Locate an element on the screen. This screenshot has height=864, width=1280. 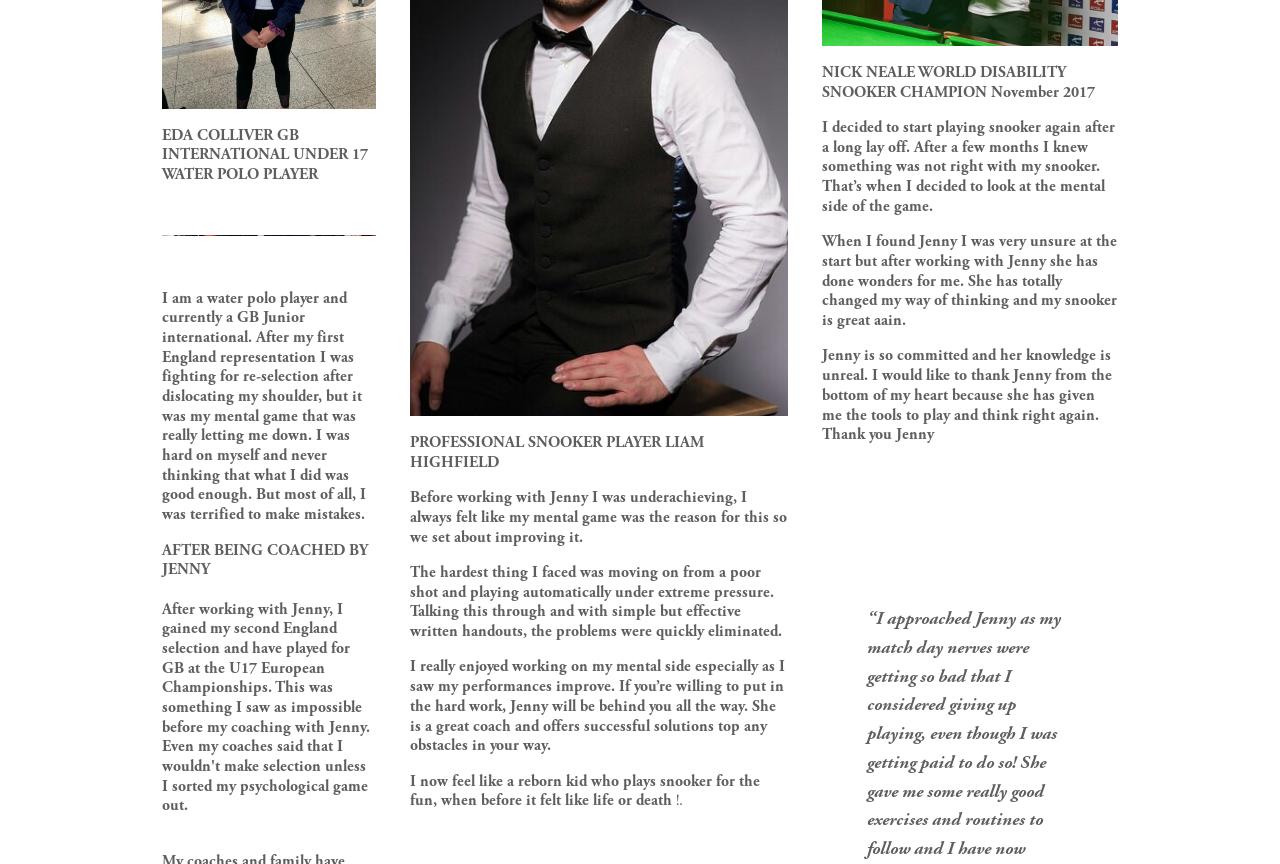
'Before working with Jenny I was underachieving, I always felt like my mental game was the reason for this so we set about improving it.' is located at coordinates (598, 517).